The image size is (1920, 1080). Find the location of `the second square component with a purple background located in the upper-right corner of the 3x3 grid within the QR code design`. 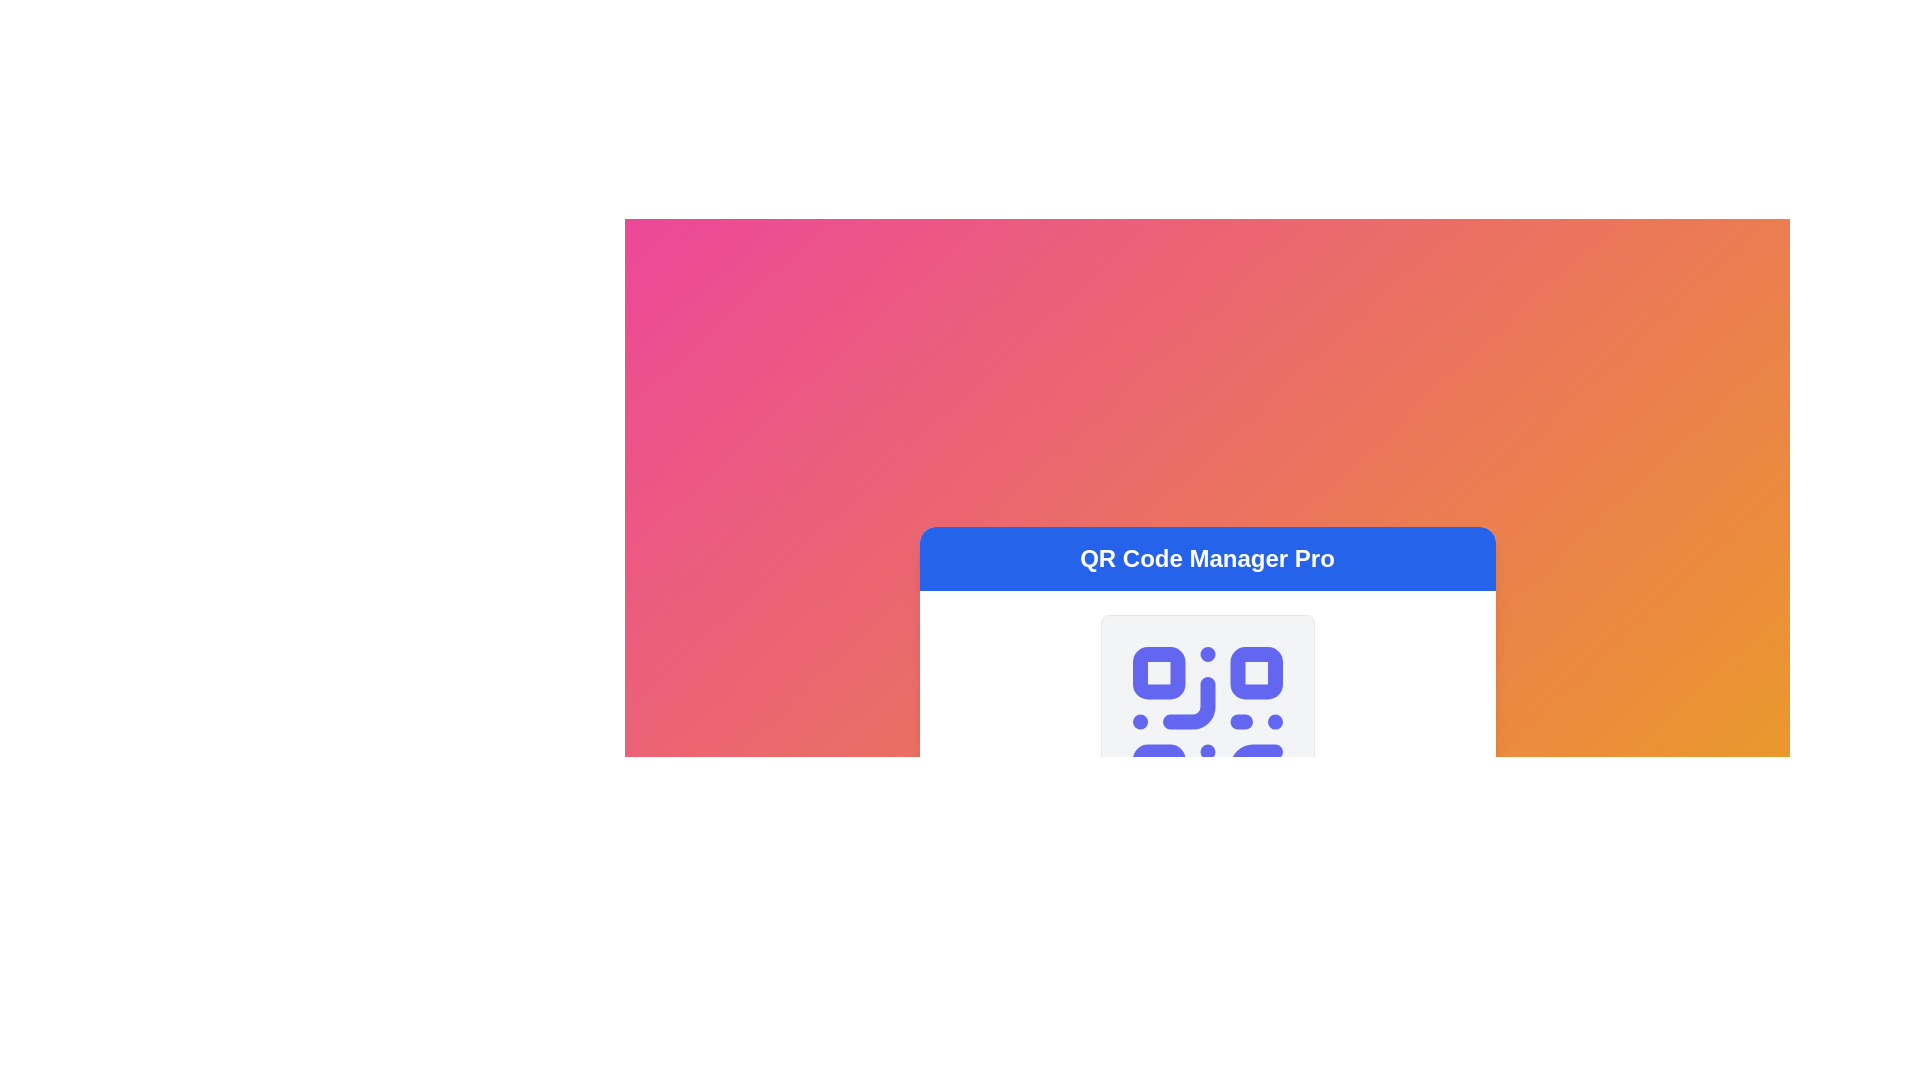

the second square component with a purple background located in the upper-right corner of the 3x3 grid within the QR code design is located at coordinates (1255, 672).